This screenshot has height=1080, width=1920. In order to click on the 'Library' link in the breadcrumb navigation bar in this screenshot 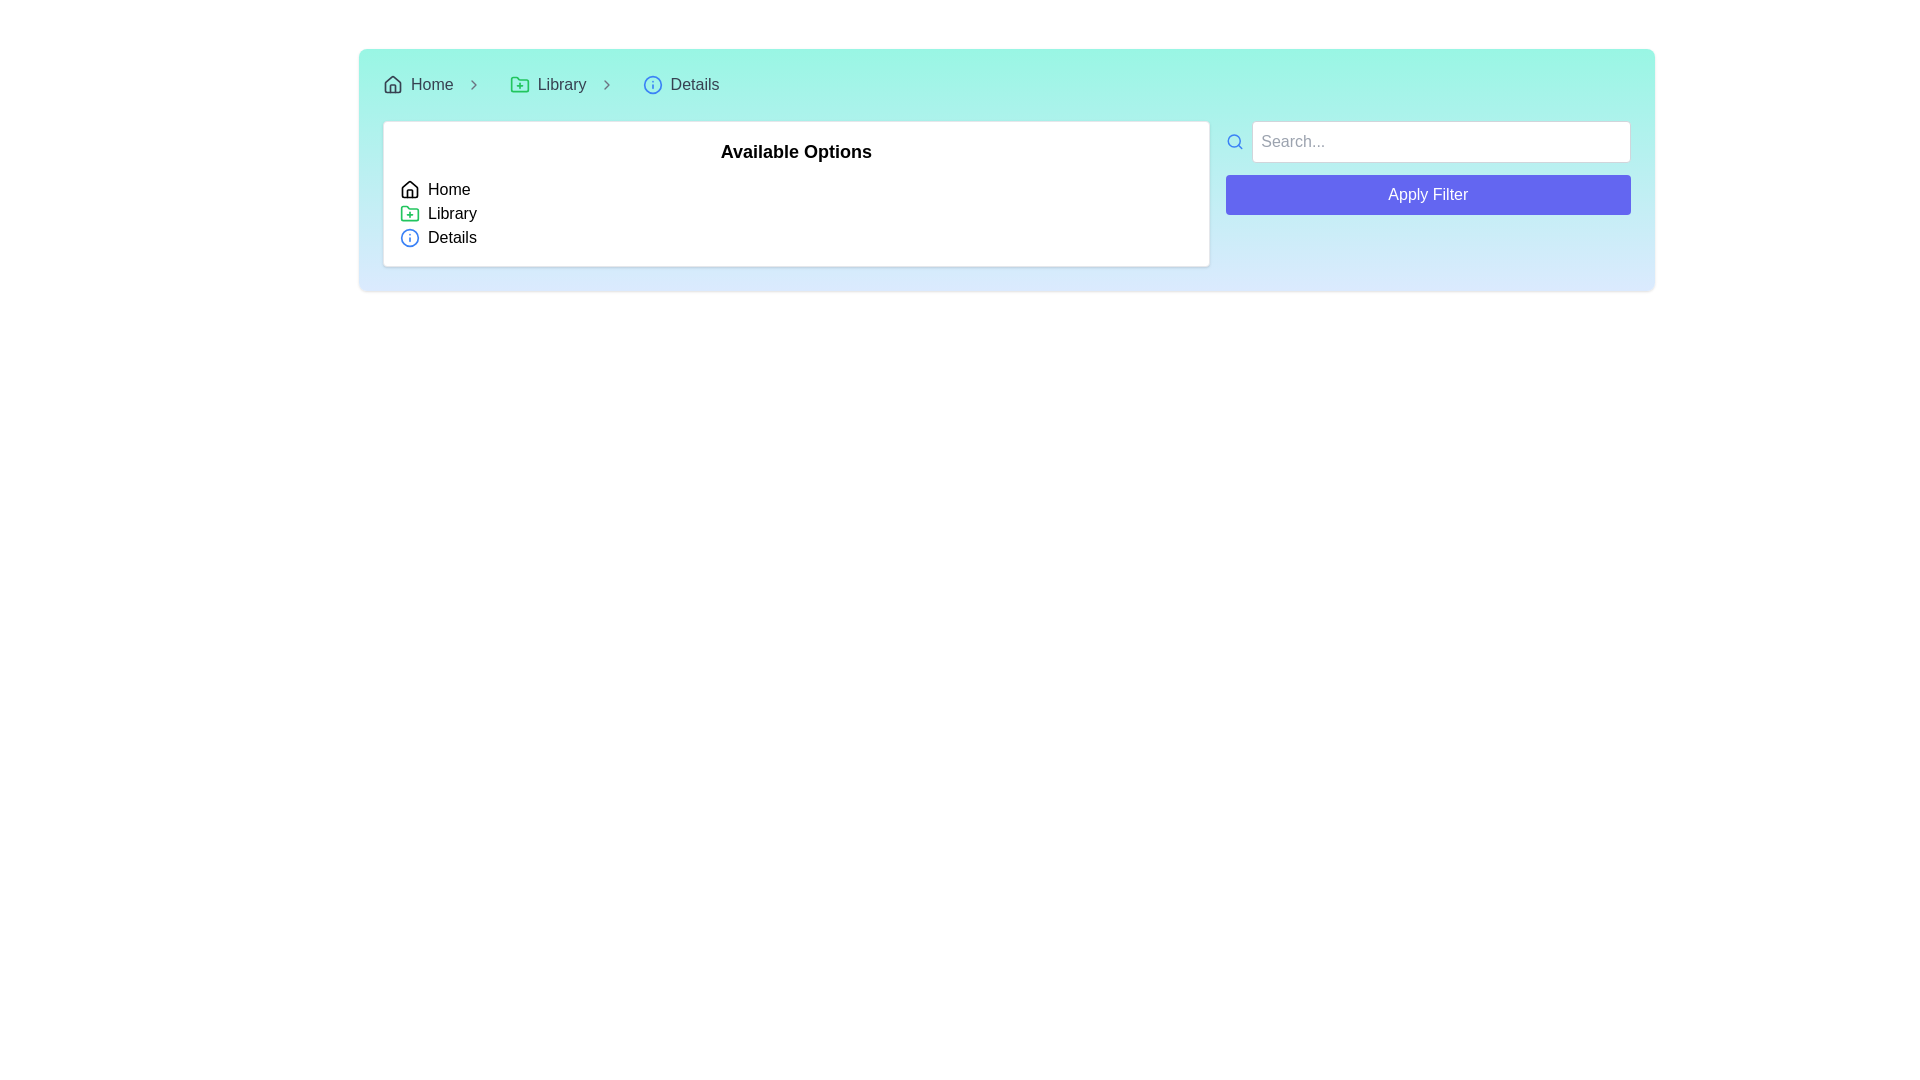, I will do `click(566, 83)`.